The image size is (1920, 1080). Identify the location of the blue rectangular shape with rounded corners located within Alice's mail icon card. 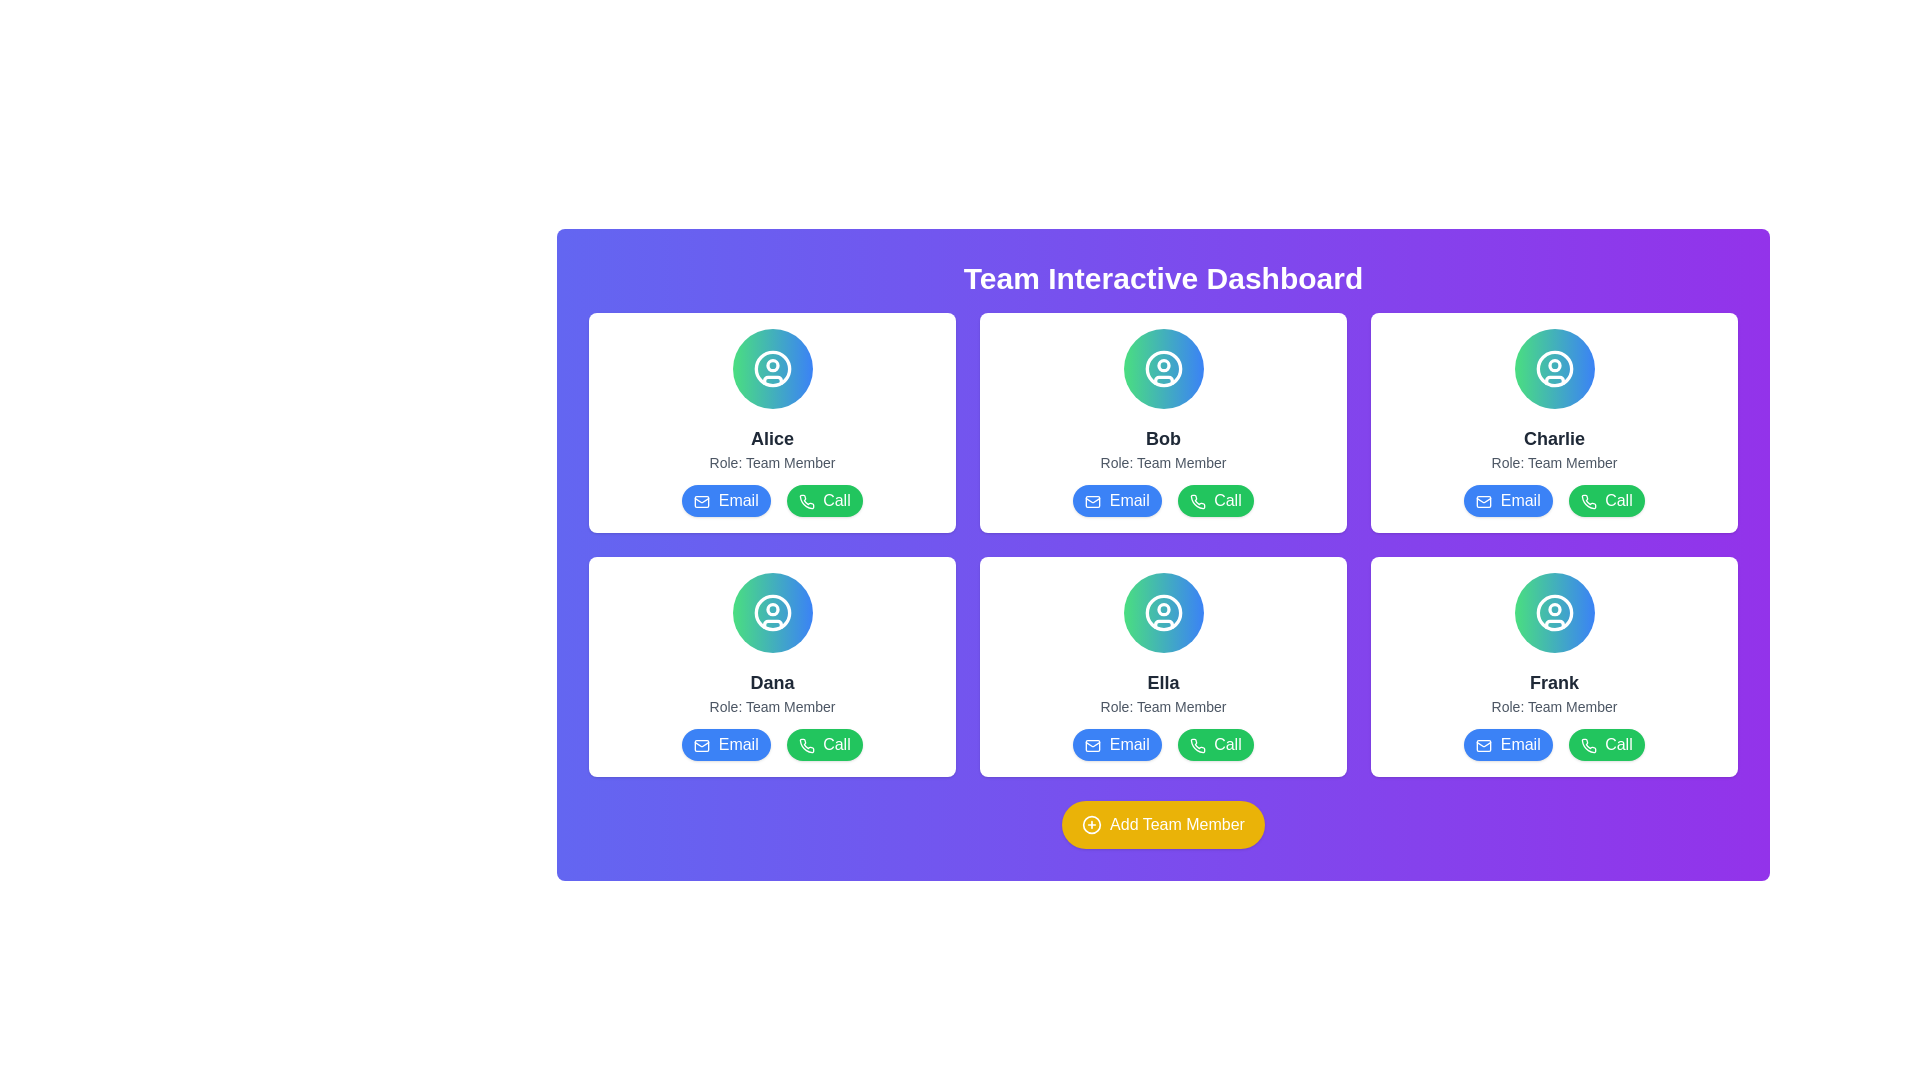
(702, 500).